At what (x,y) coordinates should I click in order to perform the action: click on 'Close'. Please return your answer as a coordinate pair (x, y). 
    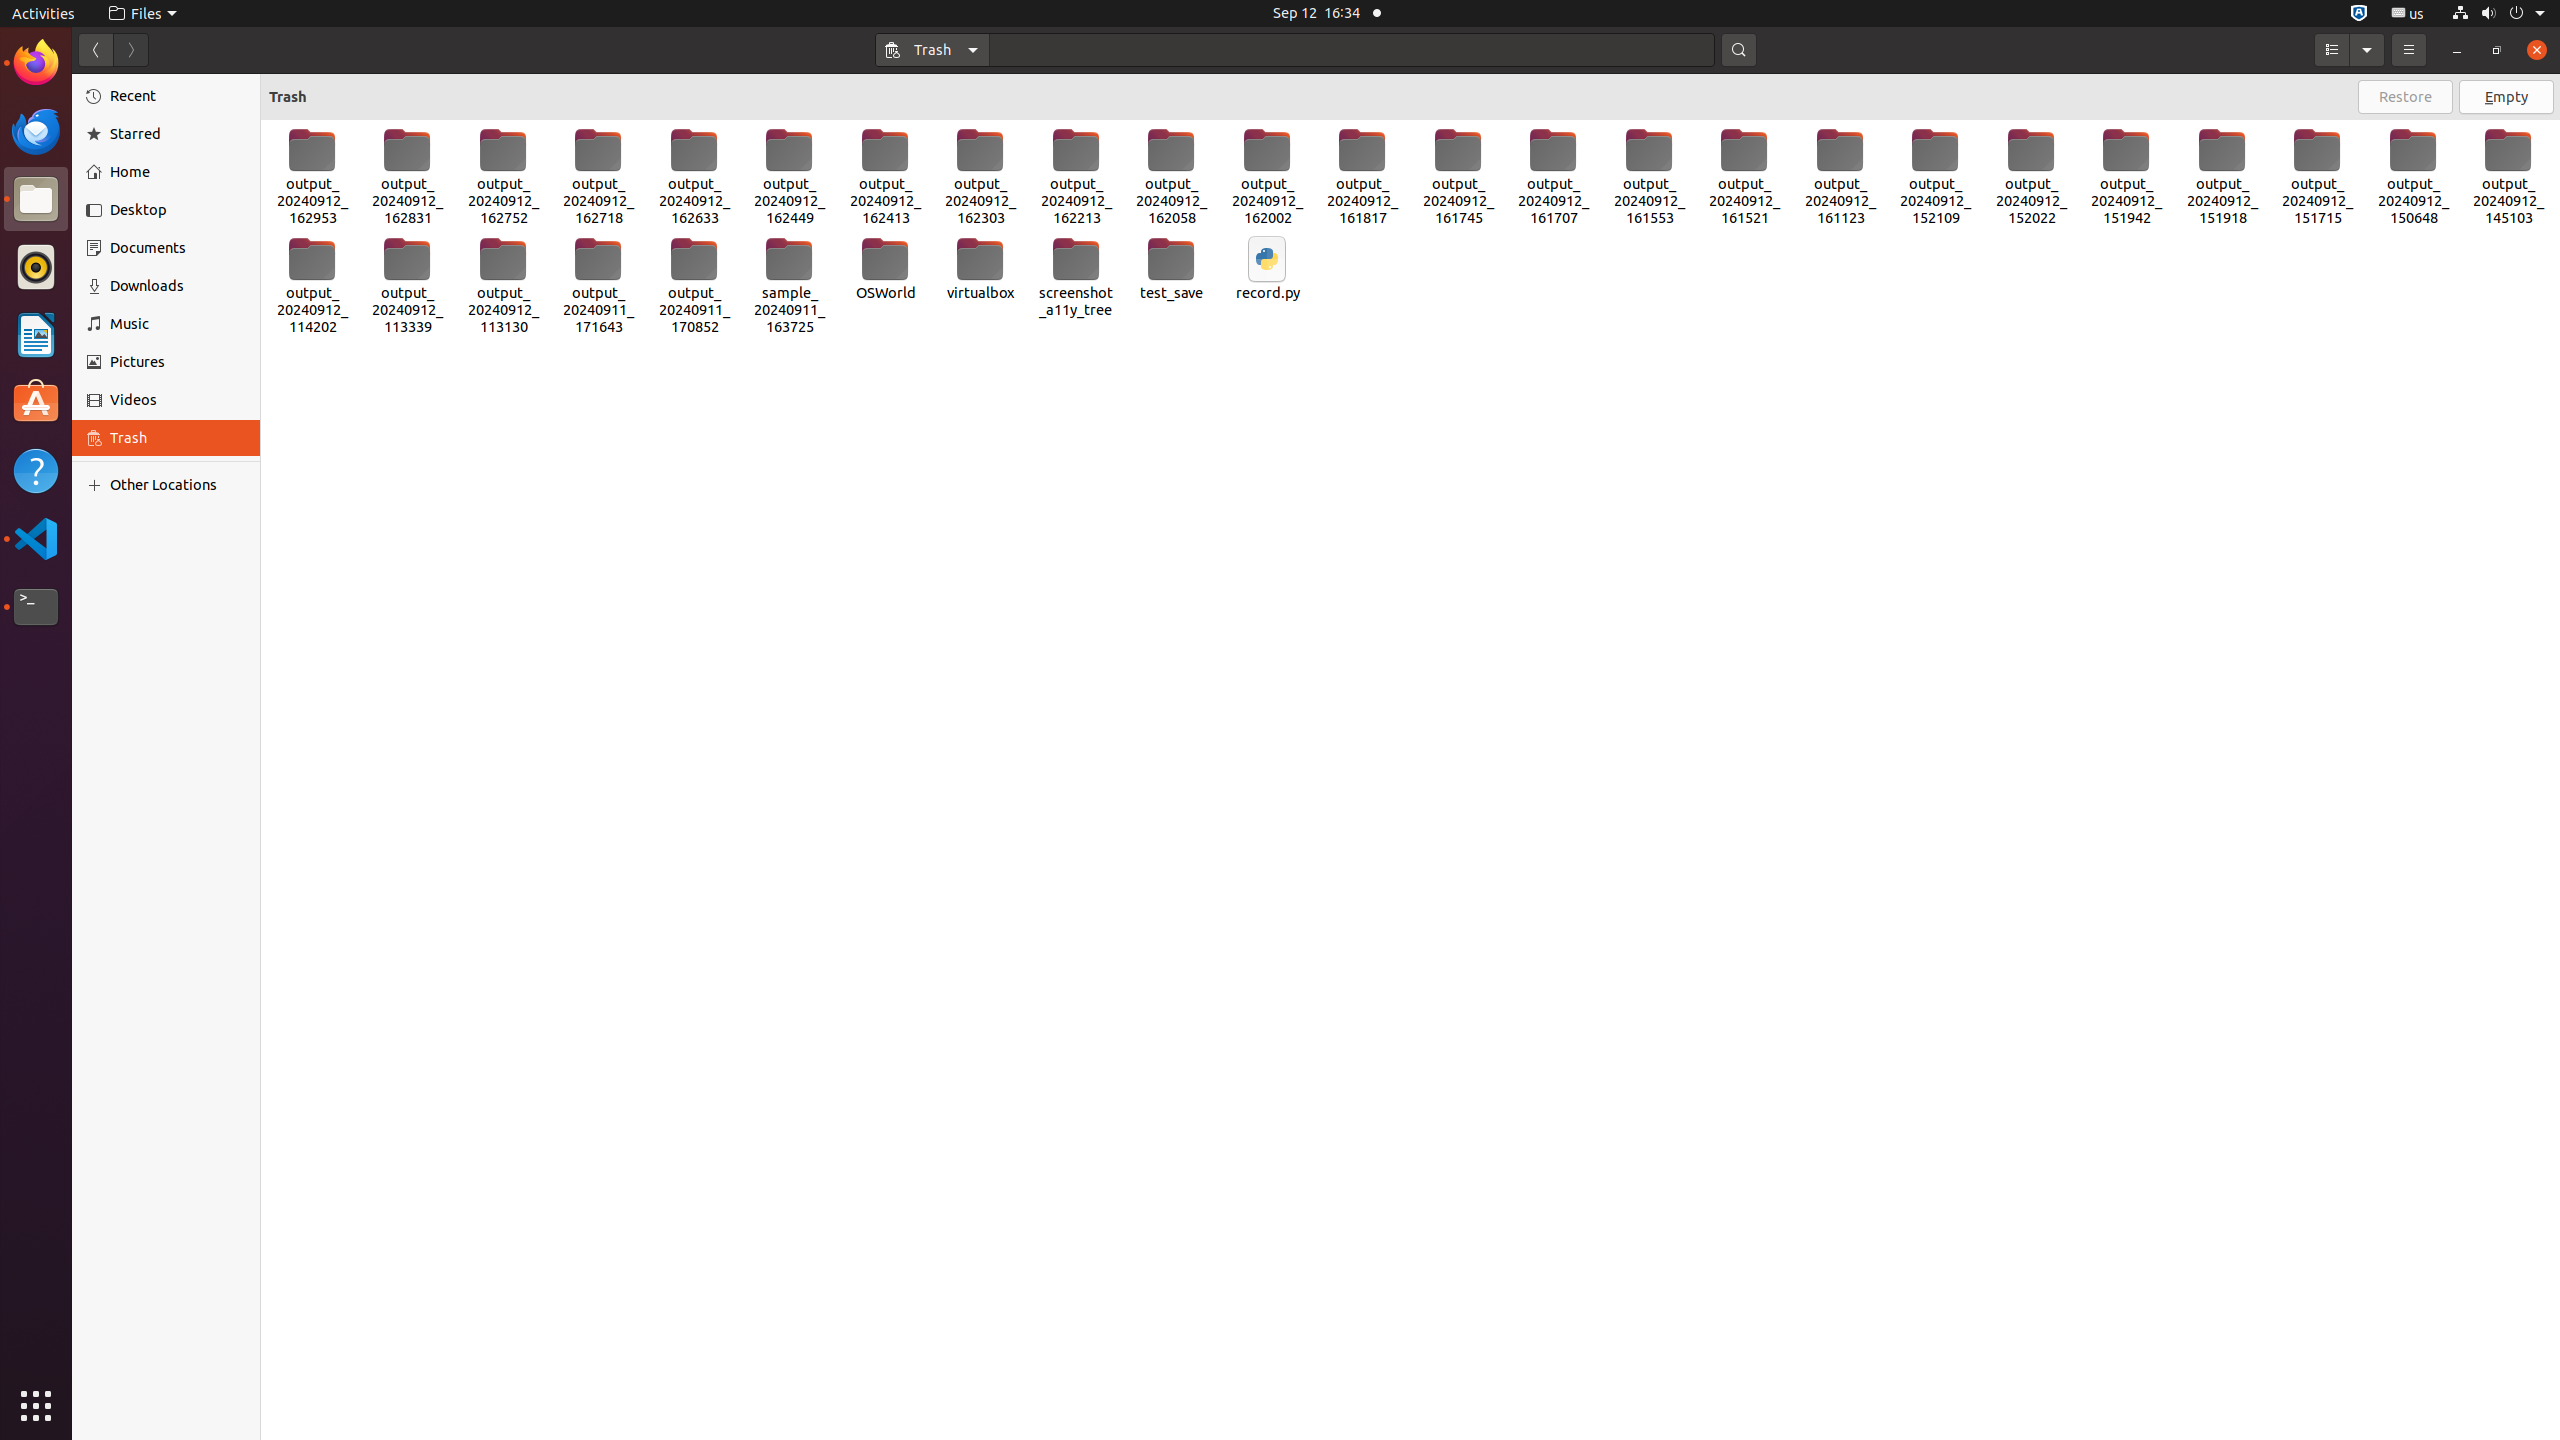
    Looking at the image, I should click on (2535, 49).